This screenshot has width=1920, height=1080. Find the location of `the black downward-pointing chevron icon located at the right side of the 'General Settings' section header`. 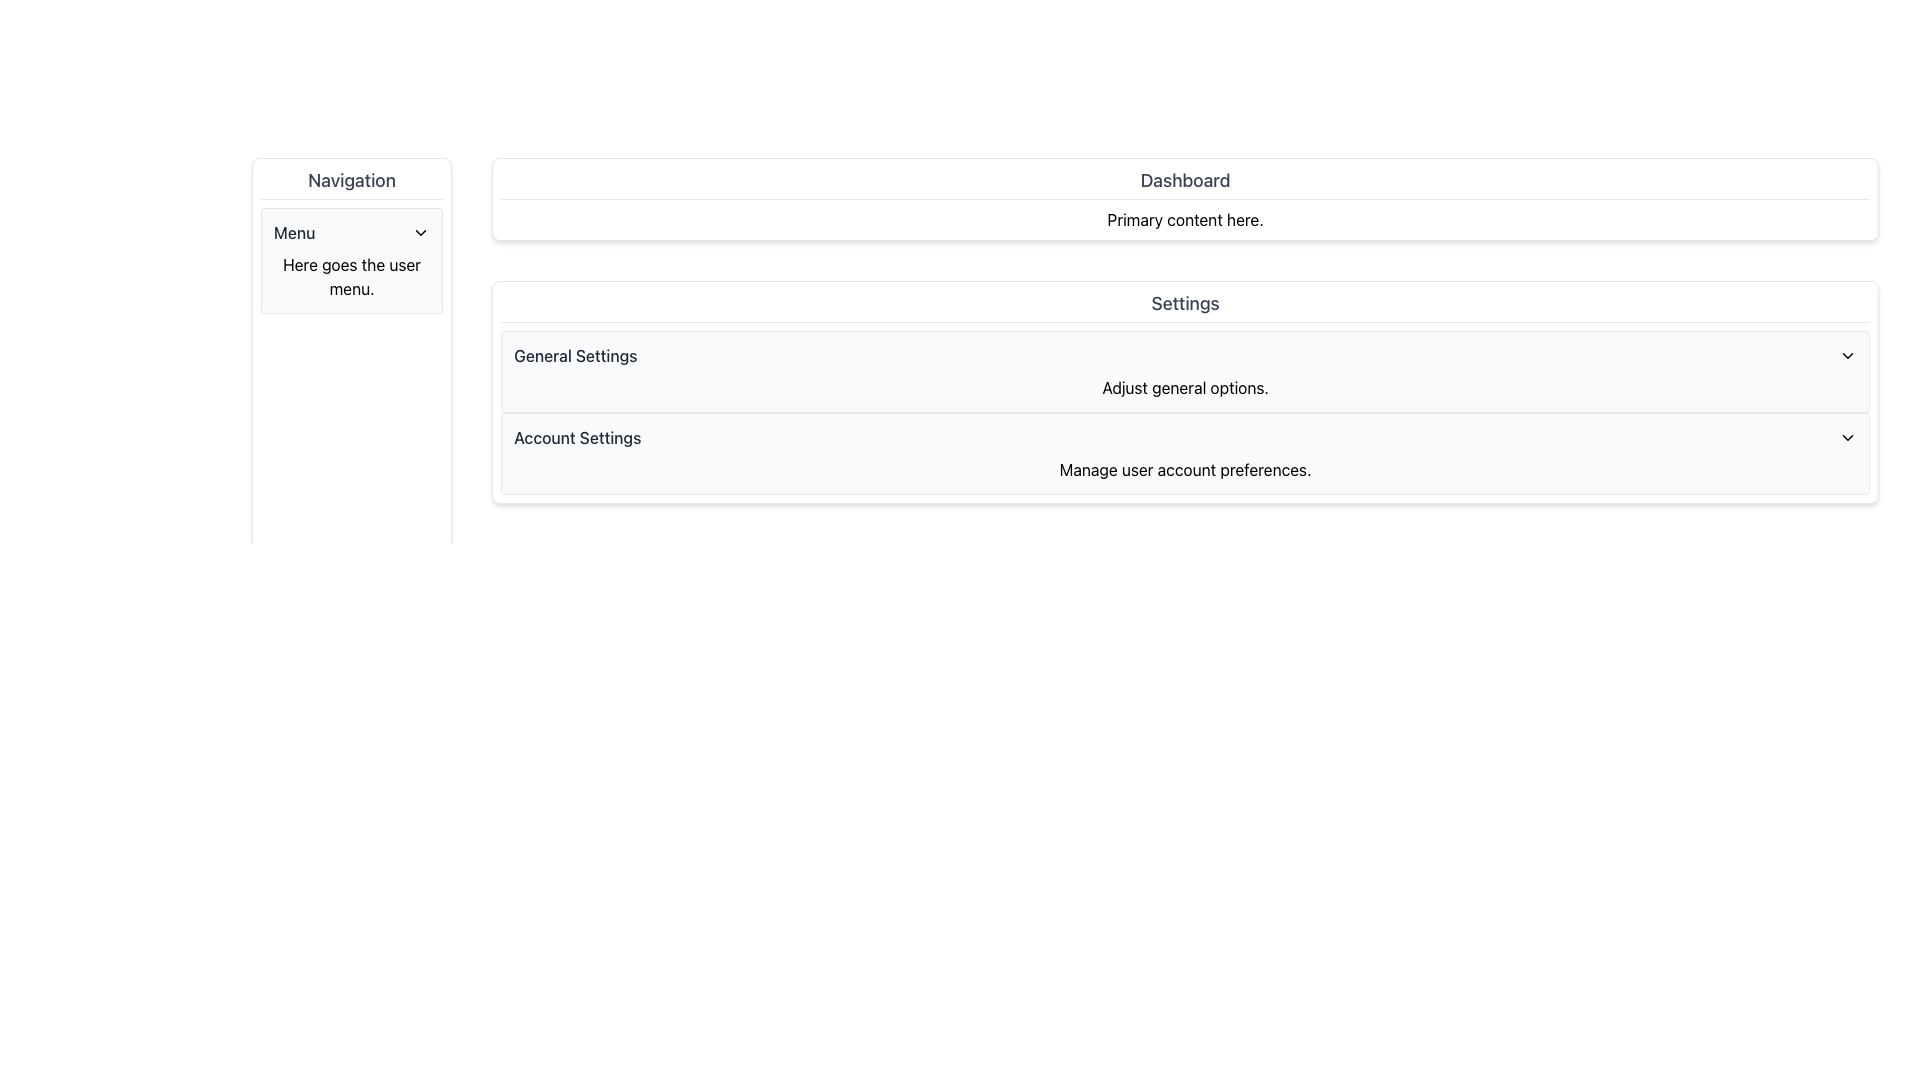

the black downward-pointing chevron icon located at the right side of the 'General Settings' section header is located at coordinates (1847, 354).